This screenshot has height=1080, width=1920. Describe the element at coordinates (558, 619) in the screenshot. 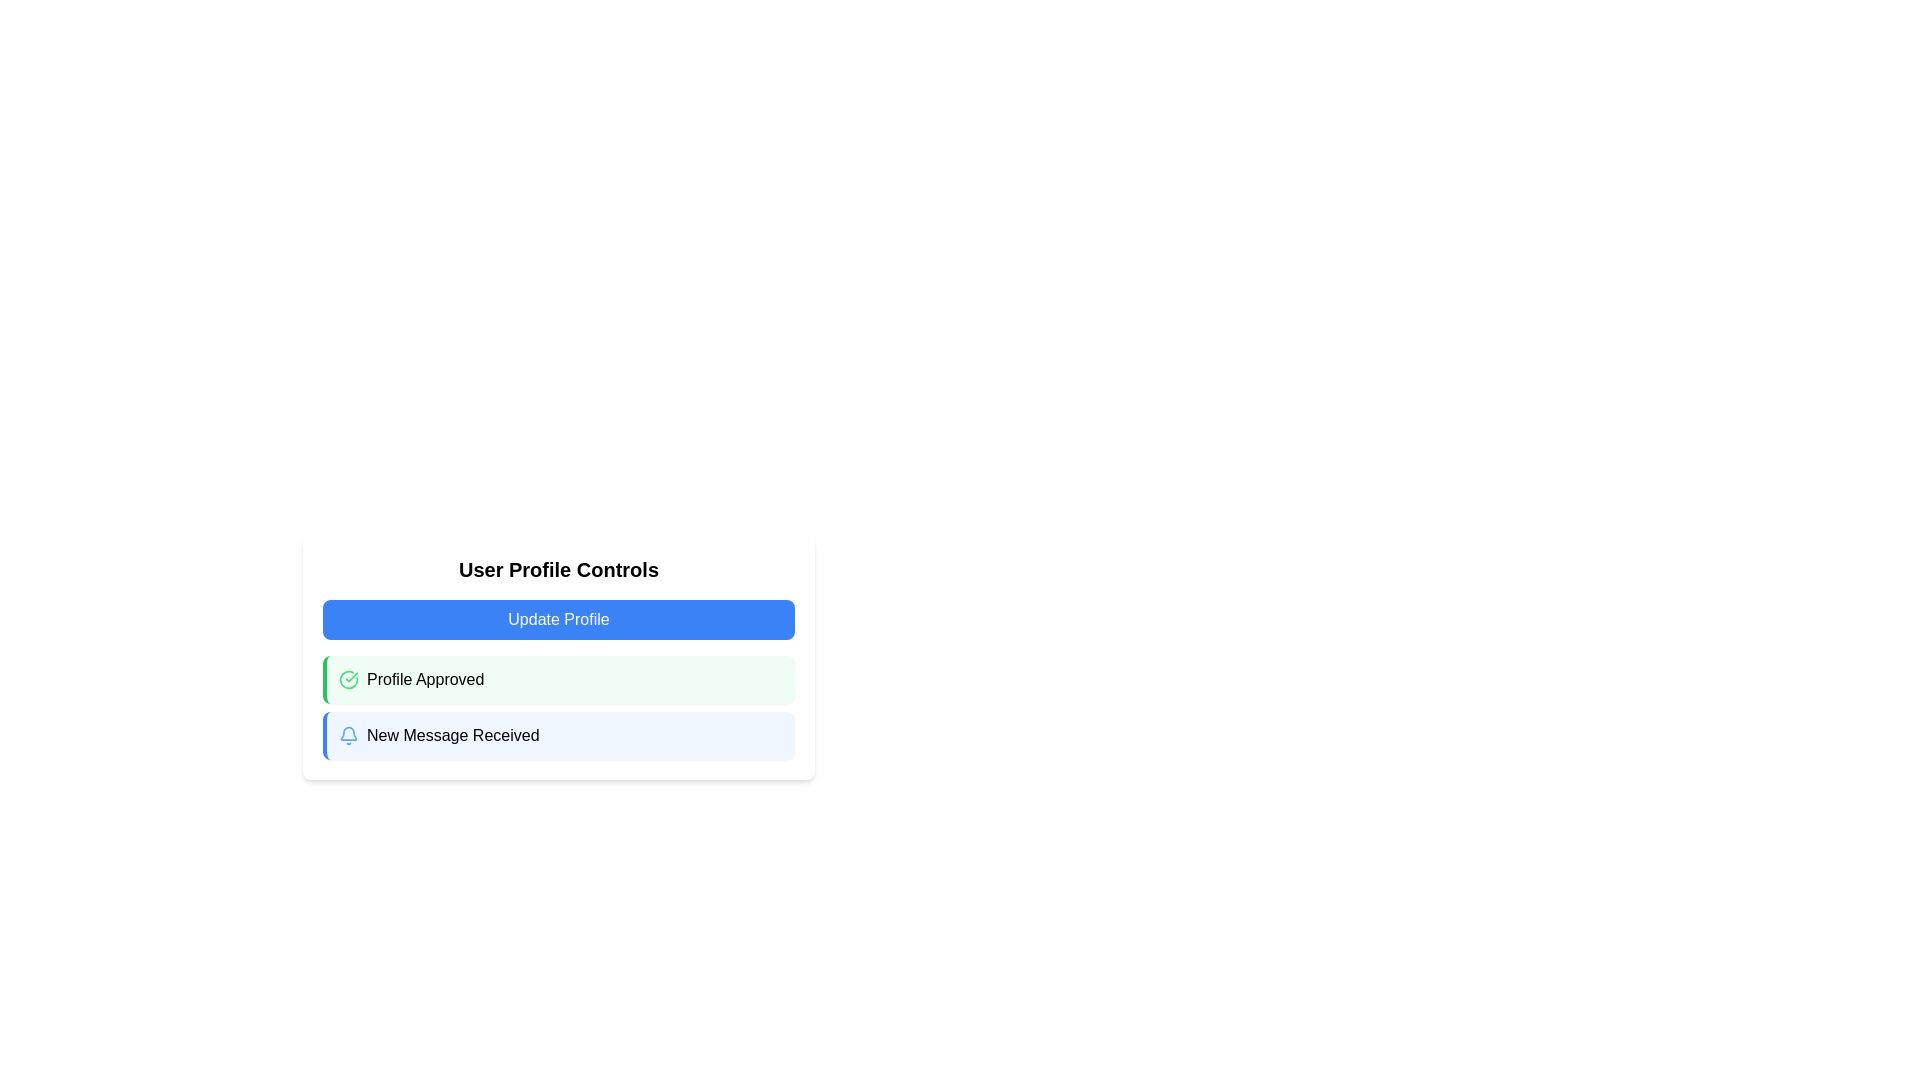

I see `the 'Update Profile' button` at that location.